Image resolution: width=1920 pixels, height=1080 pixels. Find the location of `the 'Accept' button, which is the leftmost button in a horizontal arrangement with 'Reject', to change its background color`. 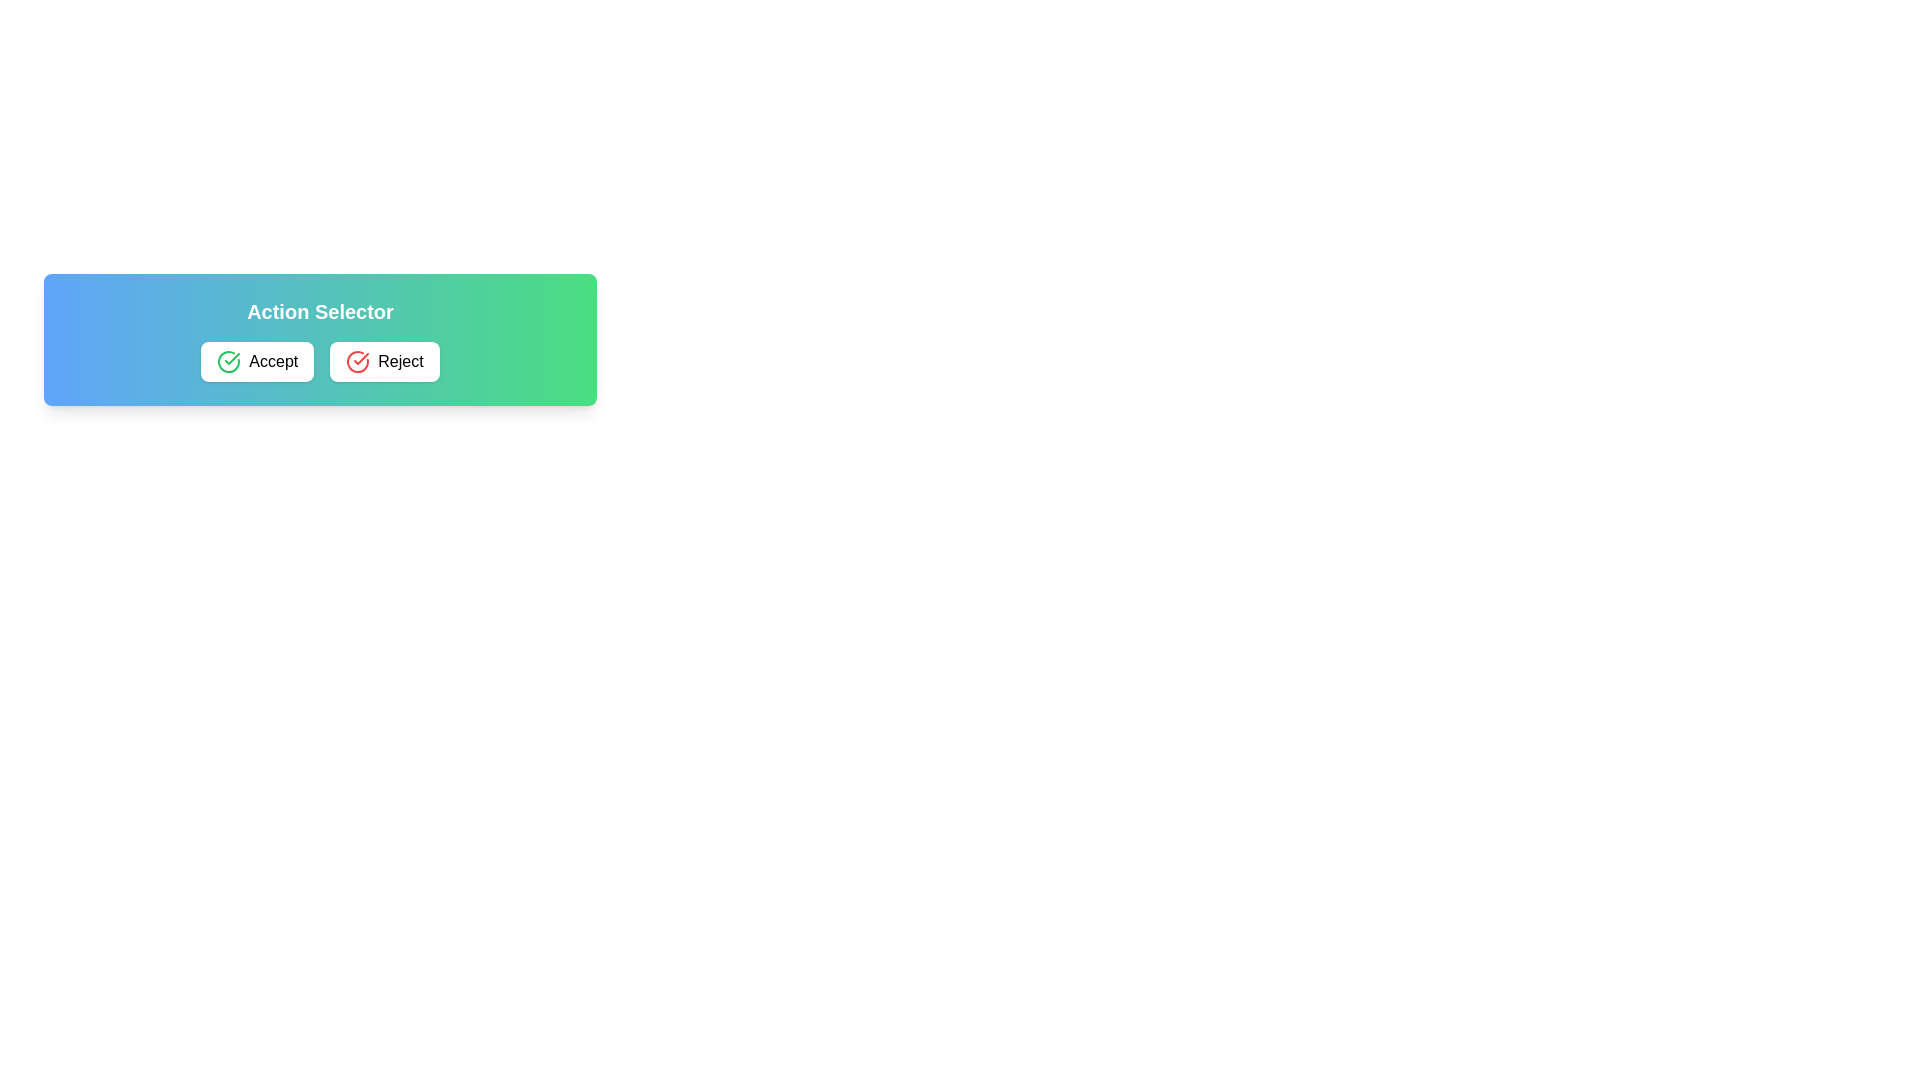

the 'Accept' button, which is the leftmost button in a horizontal arrangement with 'Reject', to change its background color is located at coordinates (256, 362).